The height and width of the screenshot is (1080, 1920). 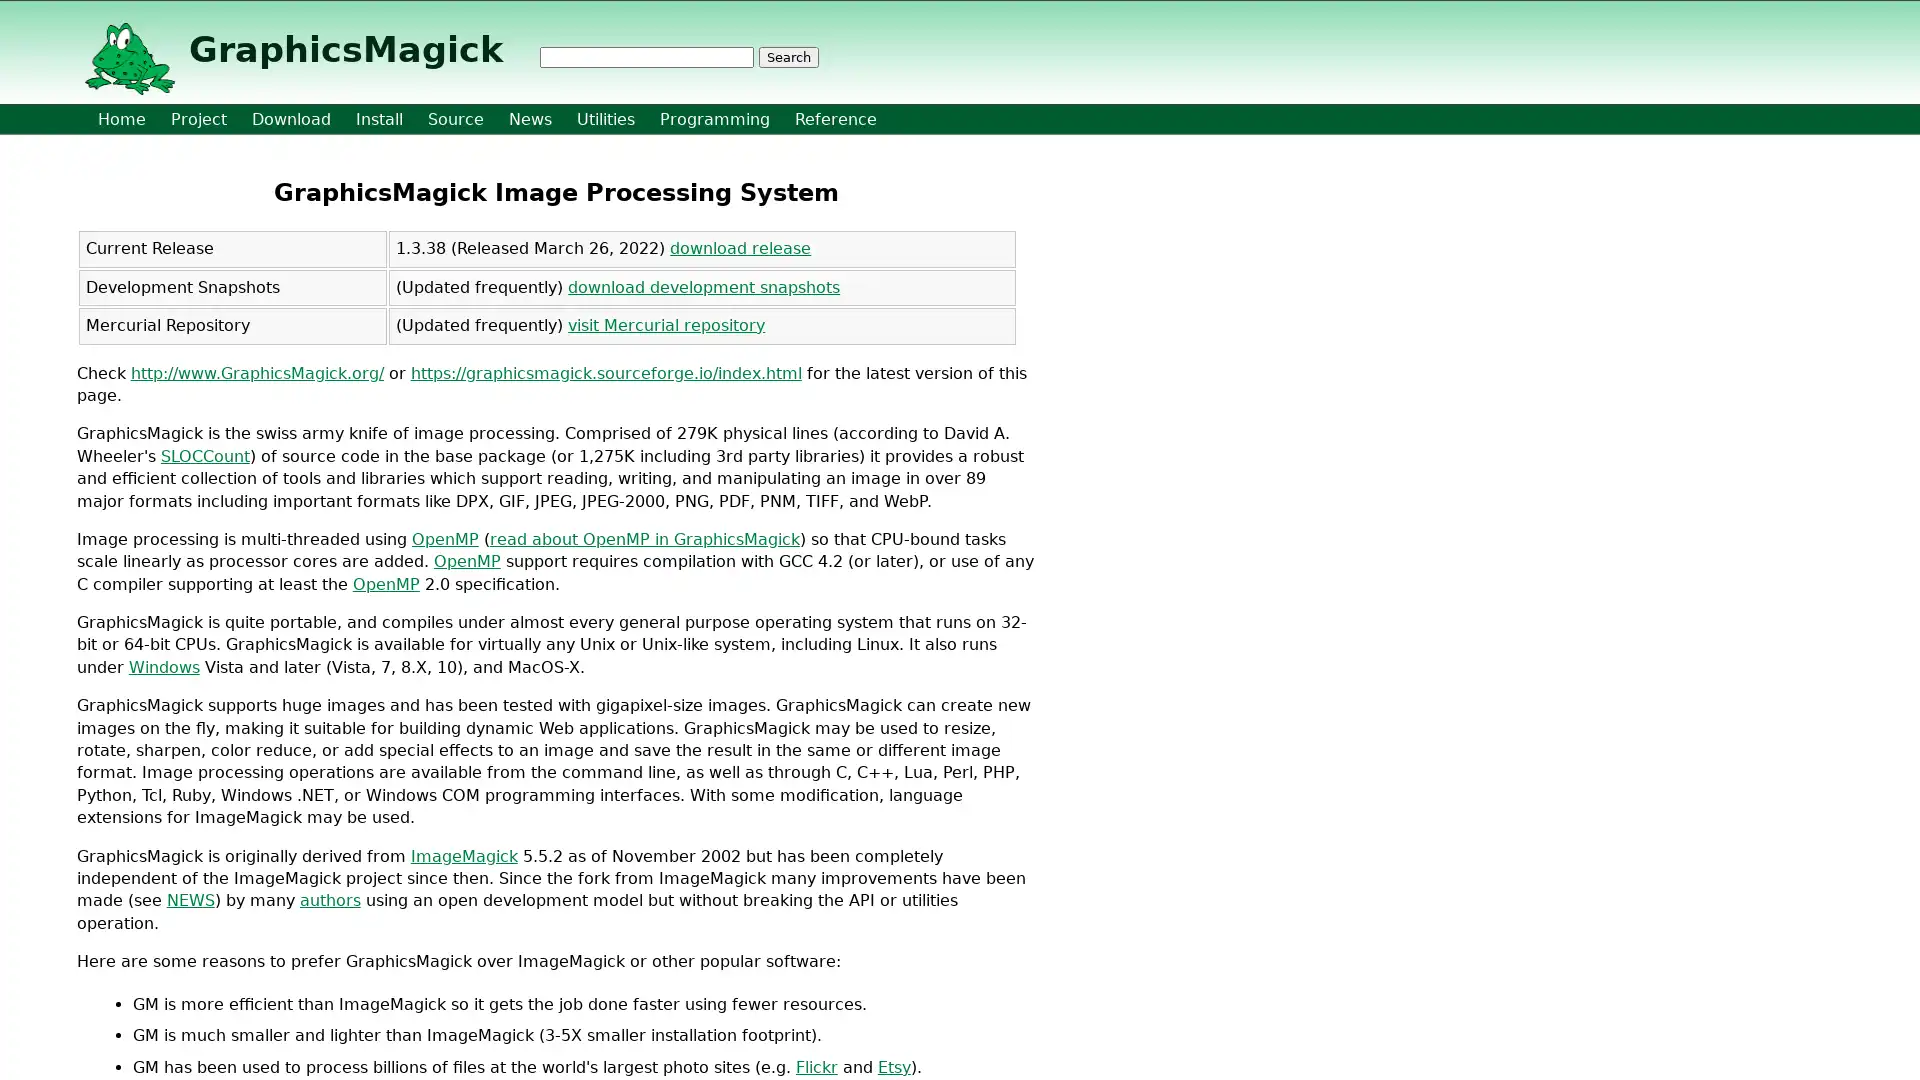 I want to click on Search, so click(x=786, y=55).